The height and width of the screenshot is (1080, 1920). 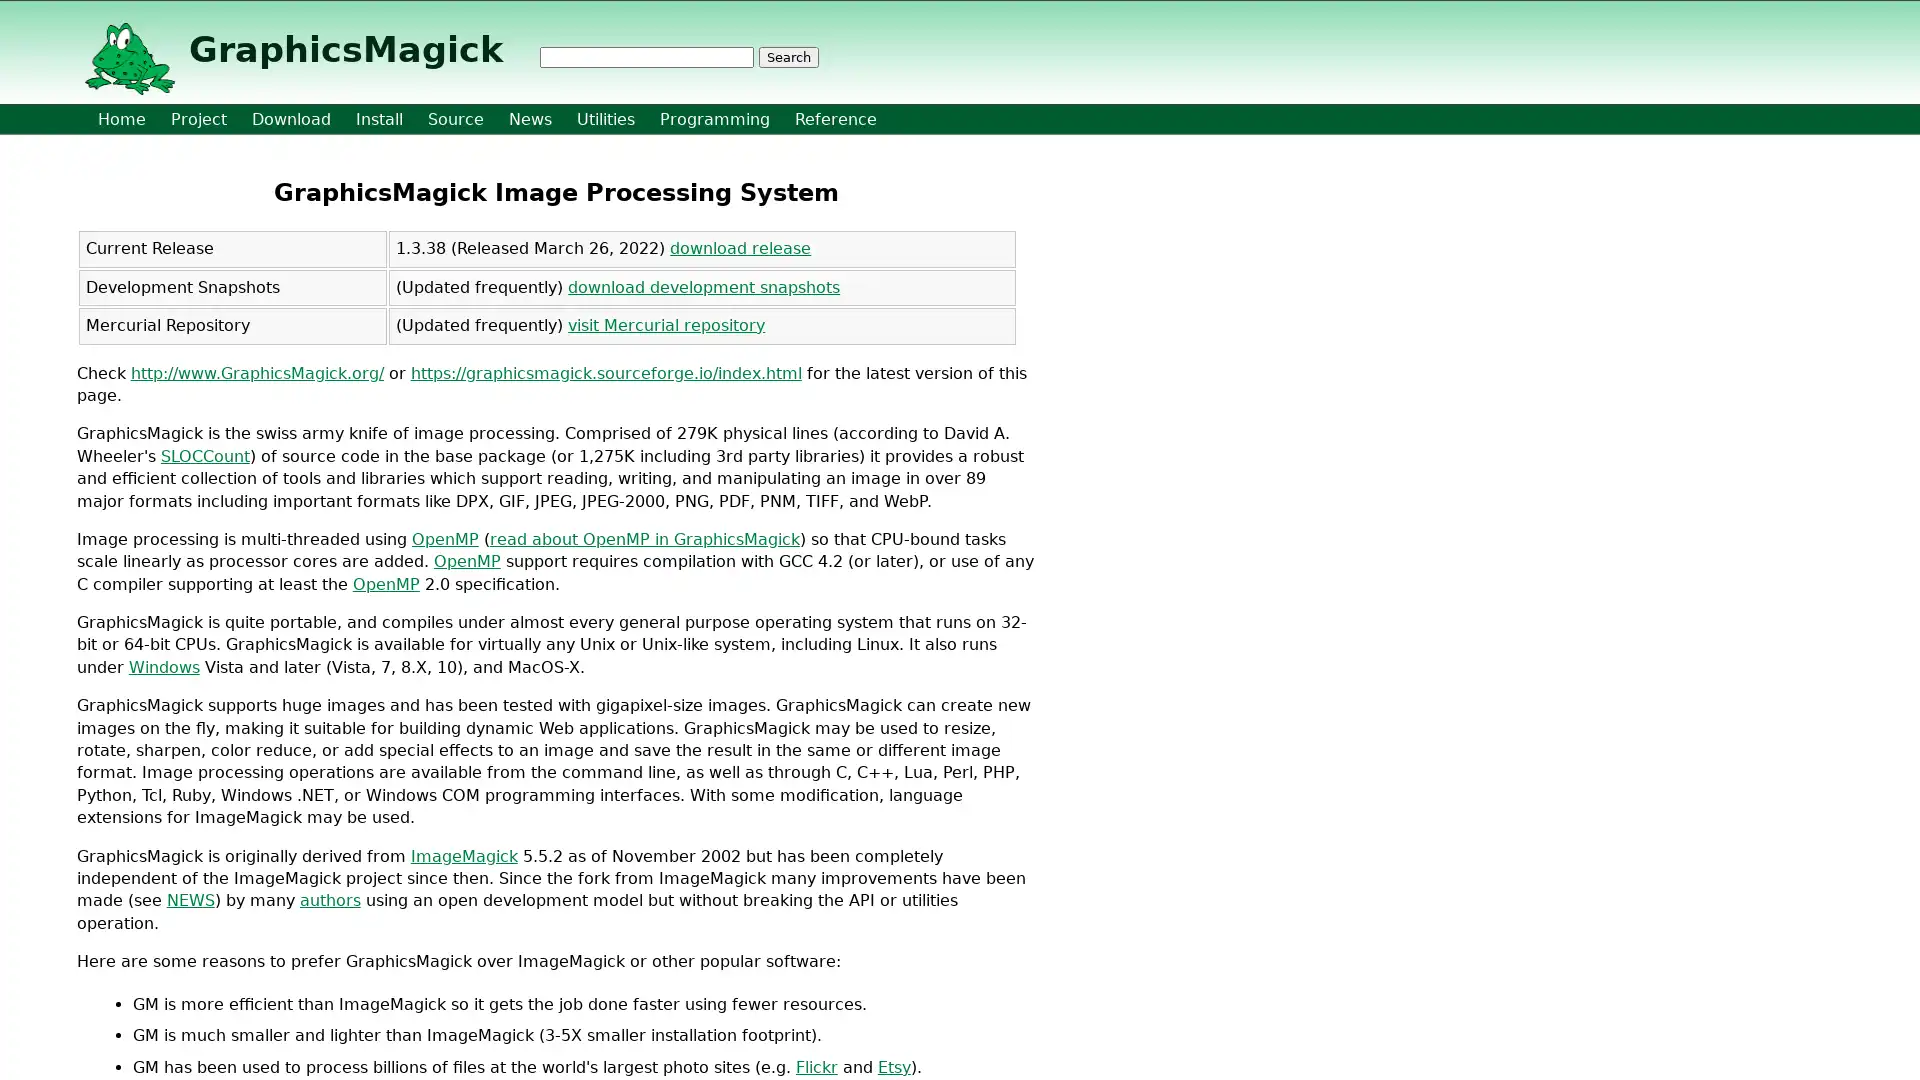 I want to click on Search, so click(x=786, y=55).